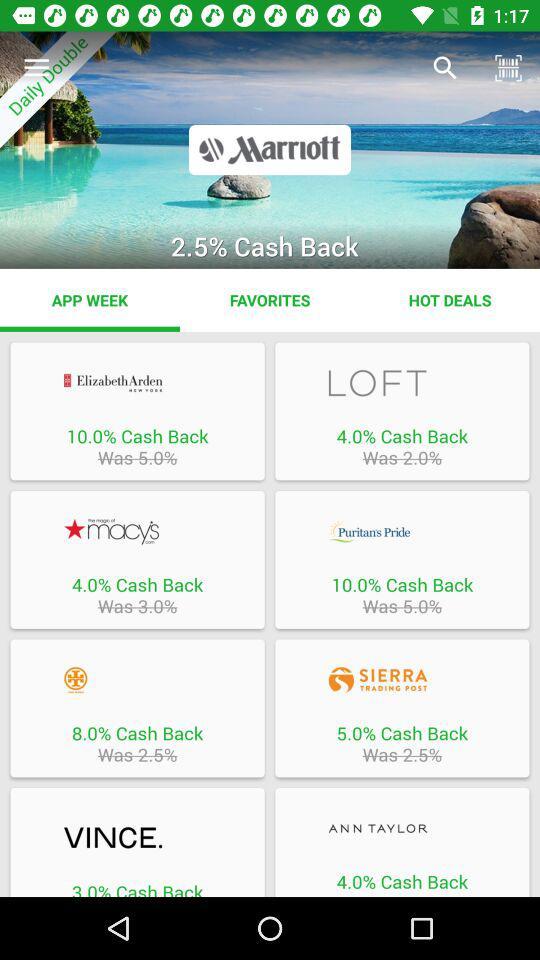 The height and width of the screenshot is (960, 540). I want to click on loft, so click(402, 382).